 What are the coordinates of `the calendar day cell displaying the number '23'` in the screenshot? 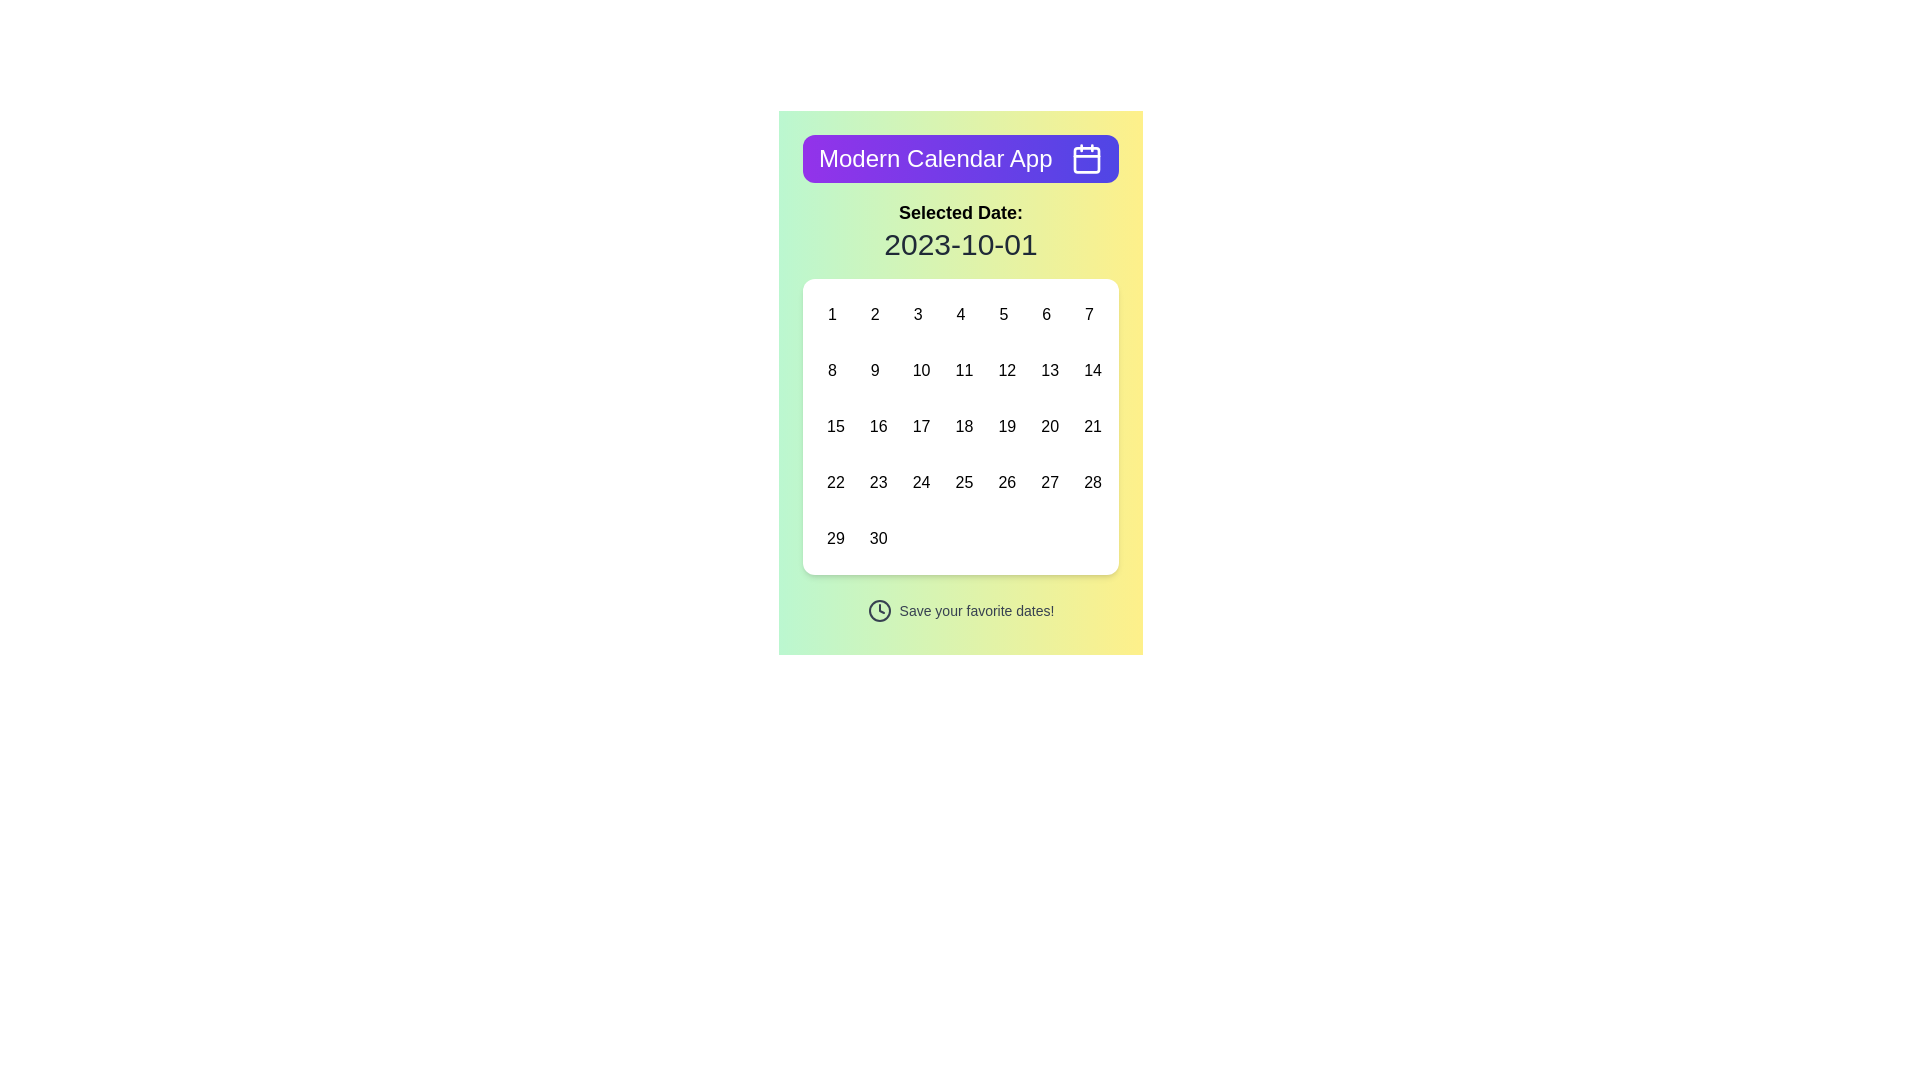 It's located at (875, 482).